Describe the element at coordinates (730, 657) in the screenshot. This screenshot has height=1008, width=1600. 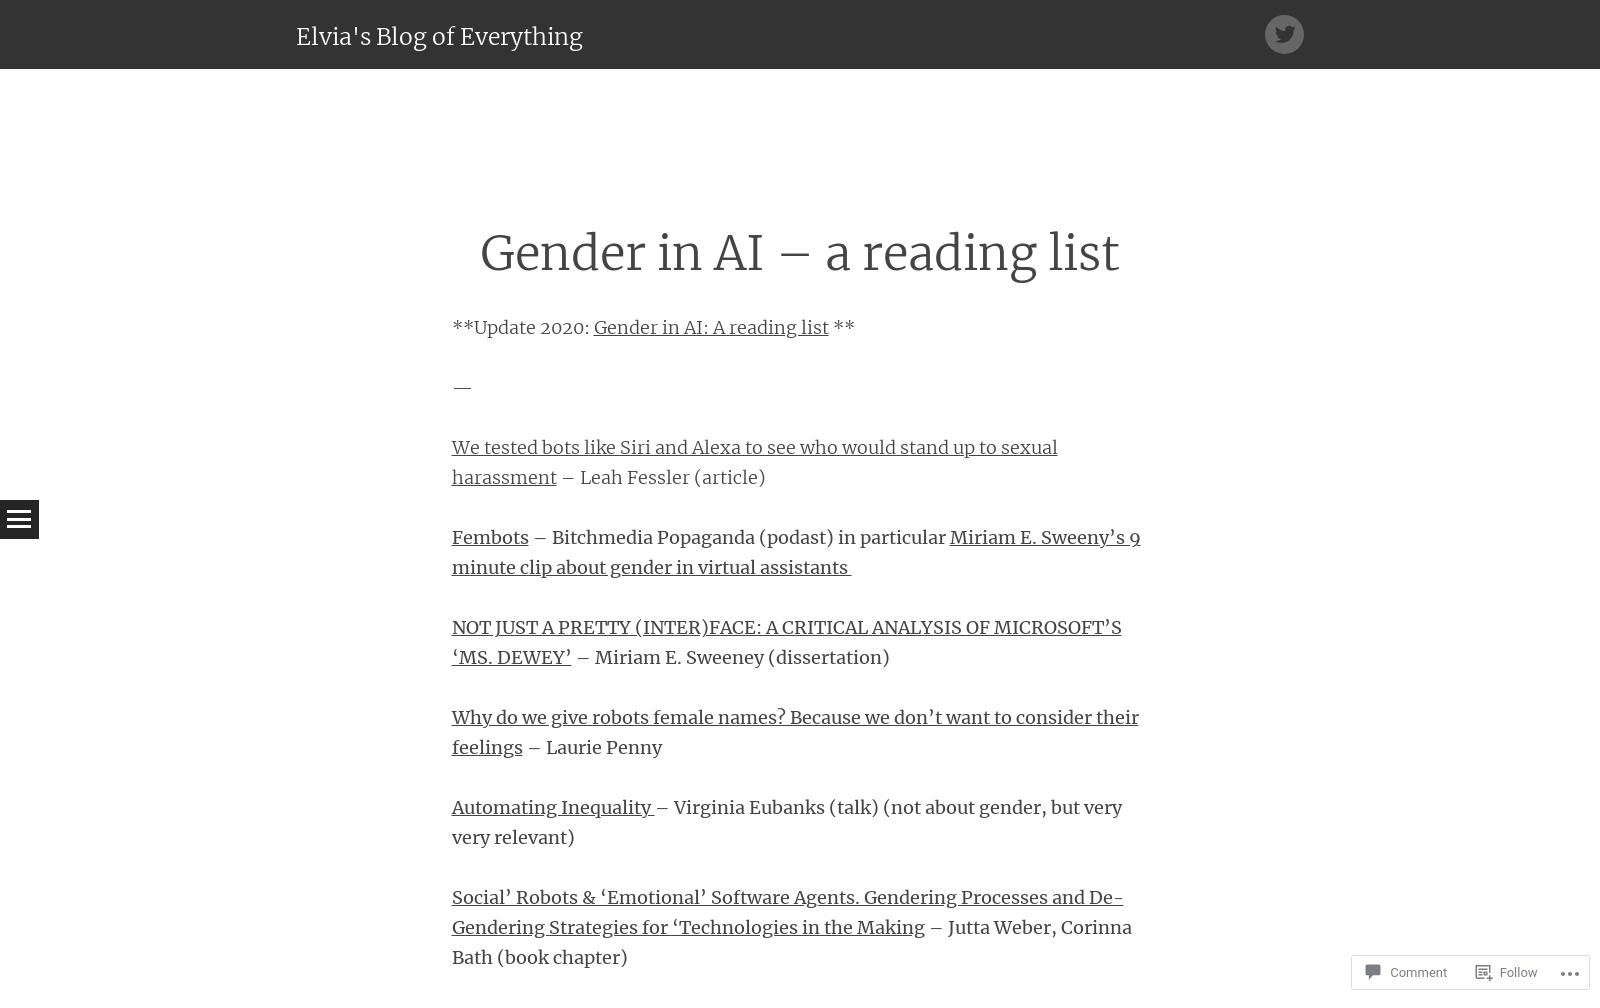
I see `'– Miriam E. Sweeney (dissertation)'` at that location.